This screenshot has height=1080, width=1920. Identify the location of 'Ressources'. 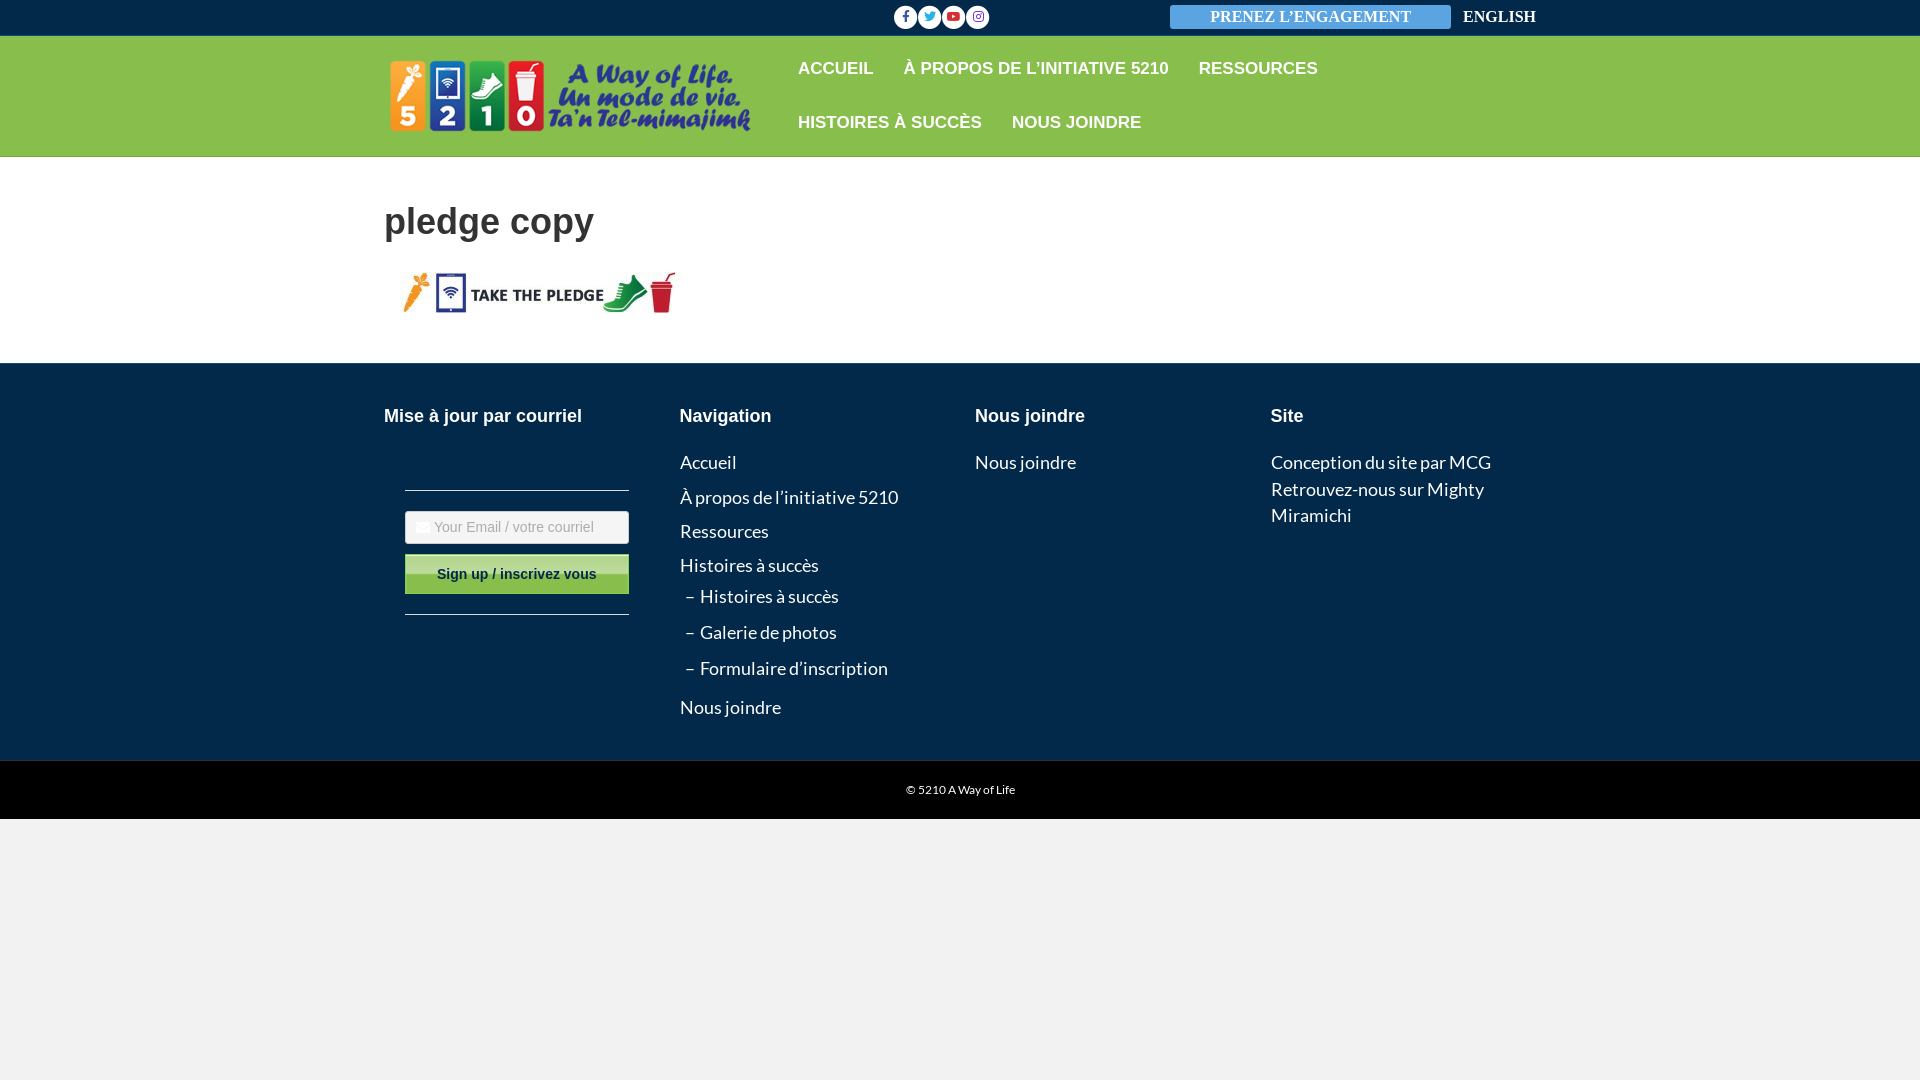
(680, 530).